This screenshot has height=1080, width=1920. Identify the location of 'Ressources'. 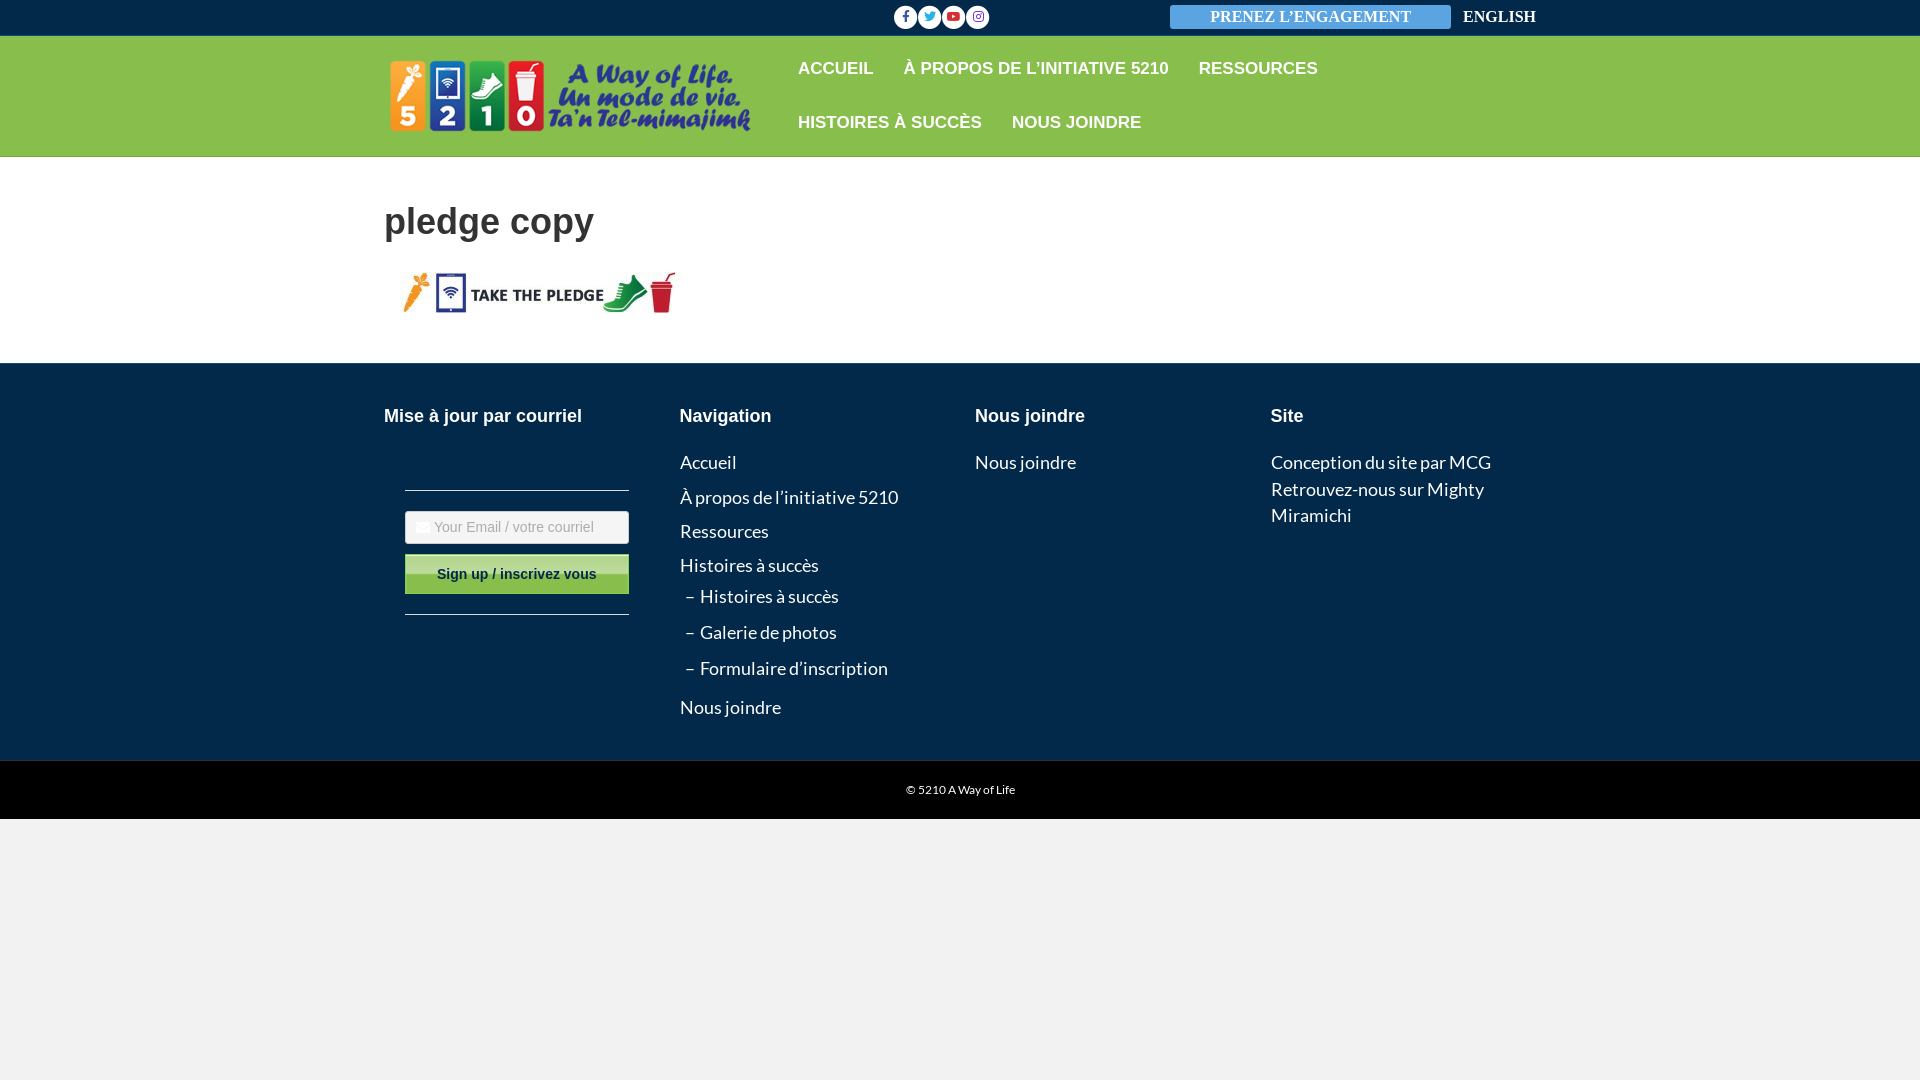
(680, 530).